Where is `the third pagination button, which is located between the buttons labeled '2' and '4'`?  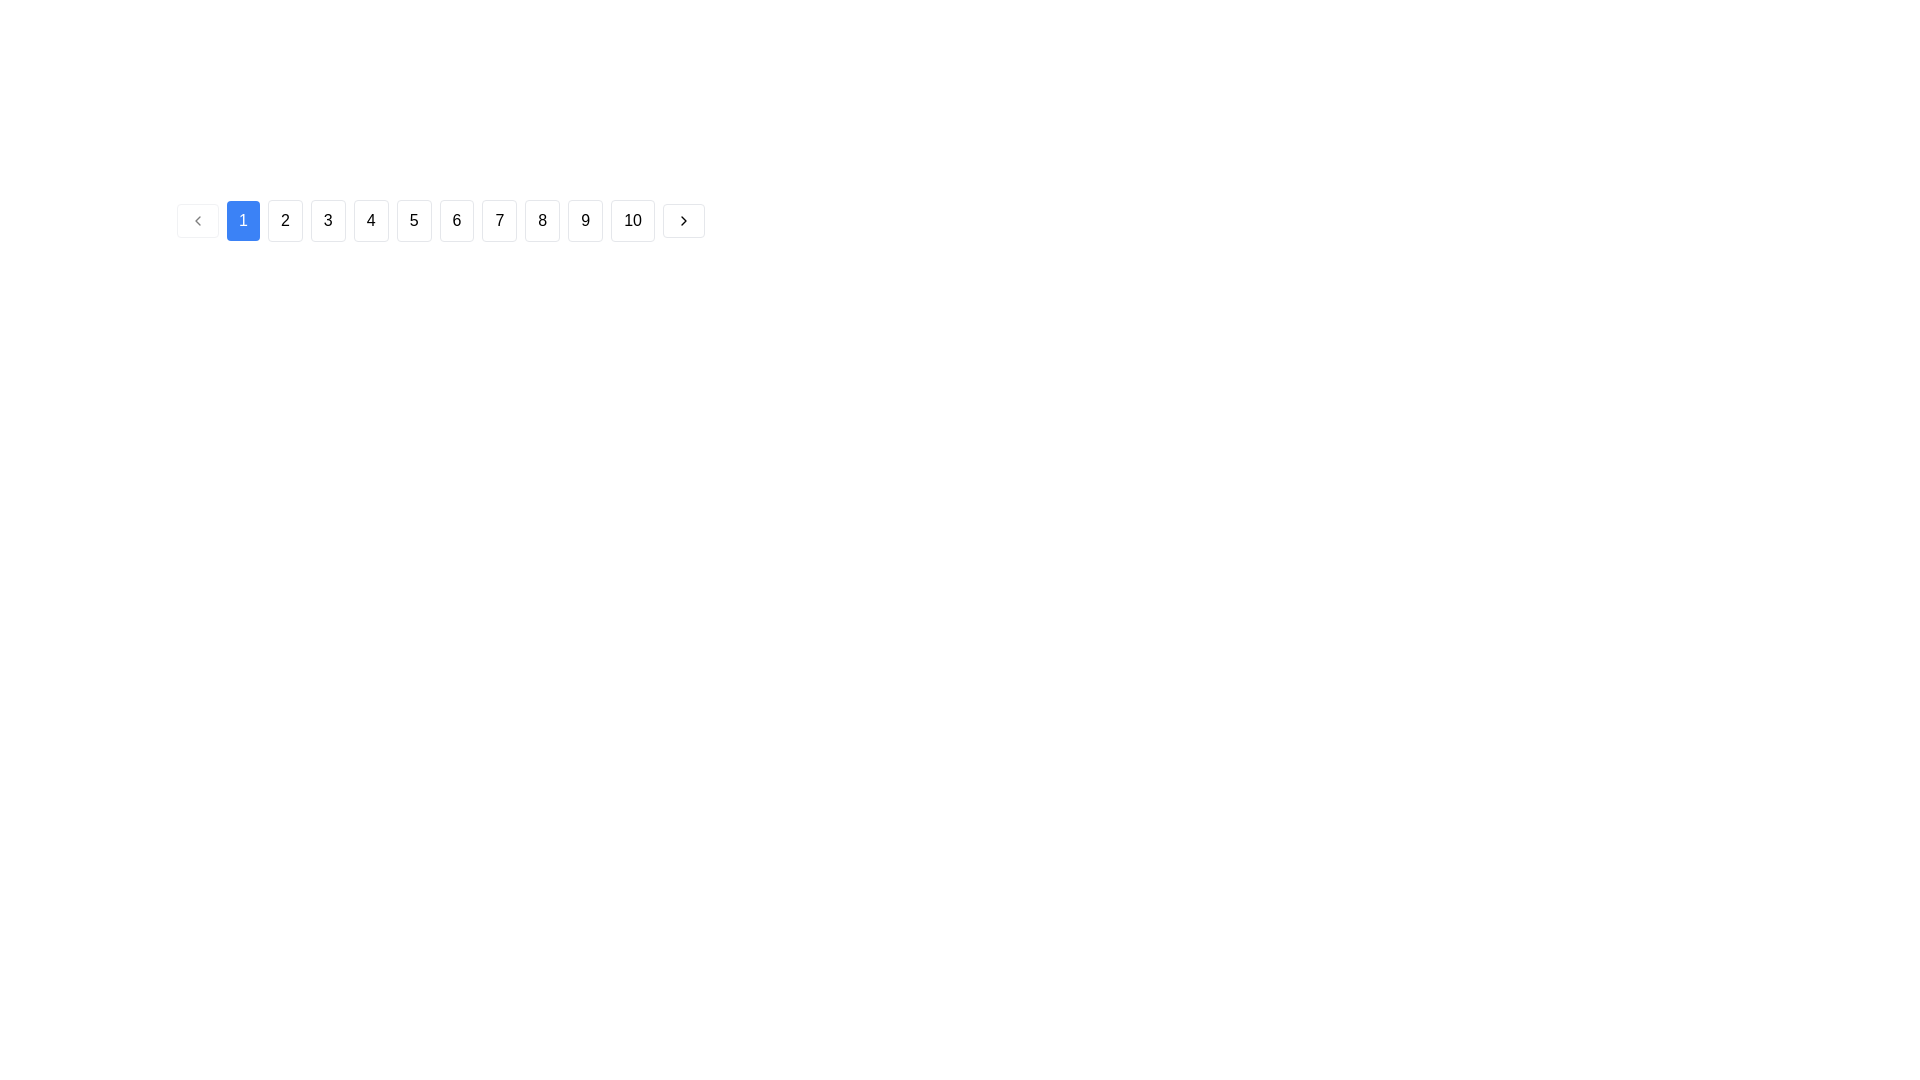
the third pagination button, which is located between the buttons labeled '2' and '4' is located at coordinates (328, 220).